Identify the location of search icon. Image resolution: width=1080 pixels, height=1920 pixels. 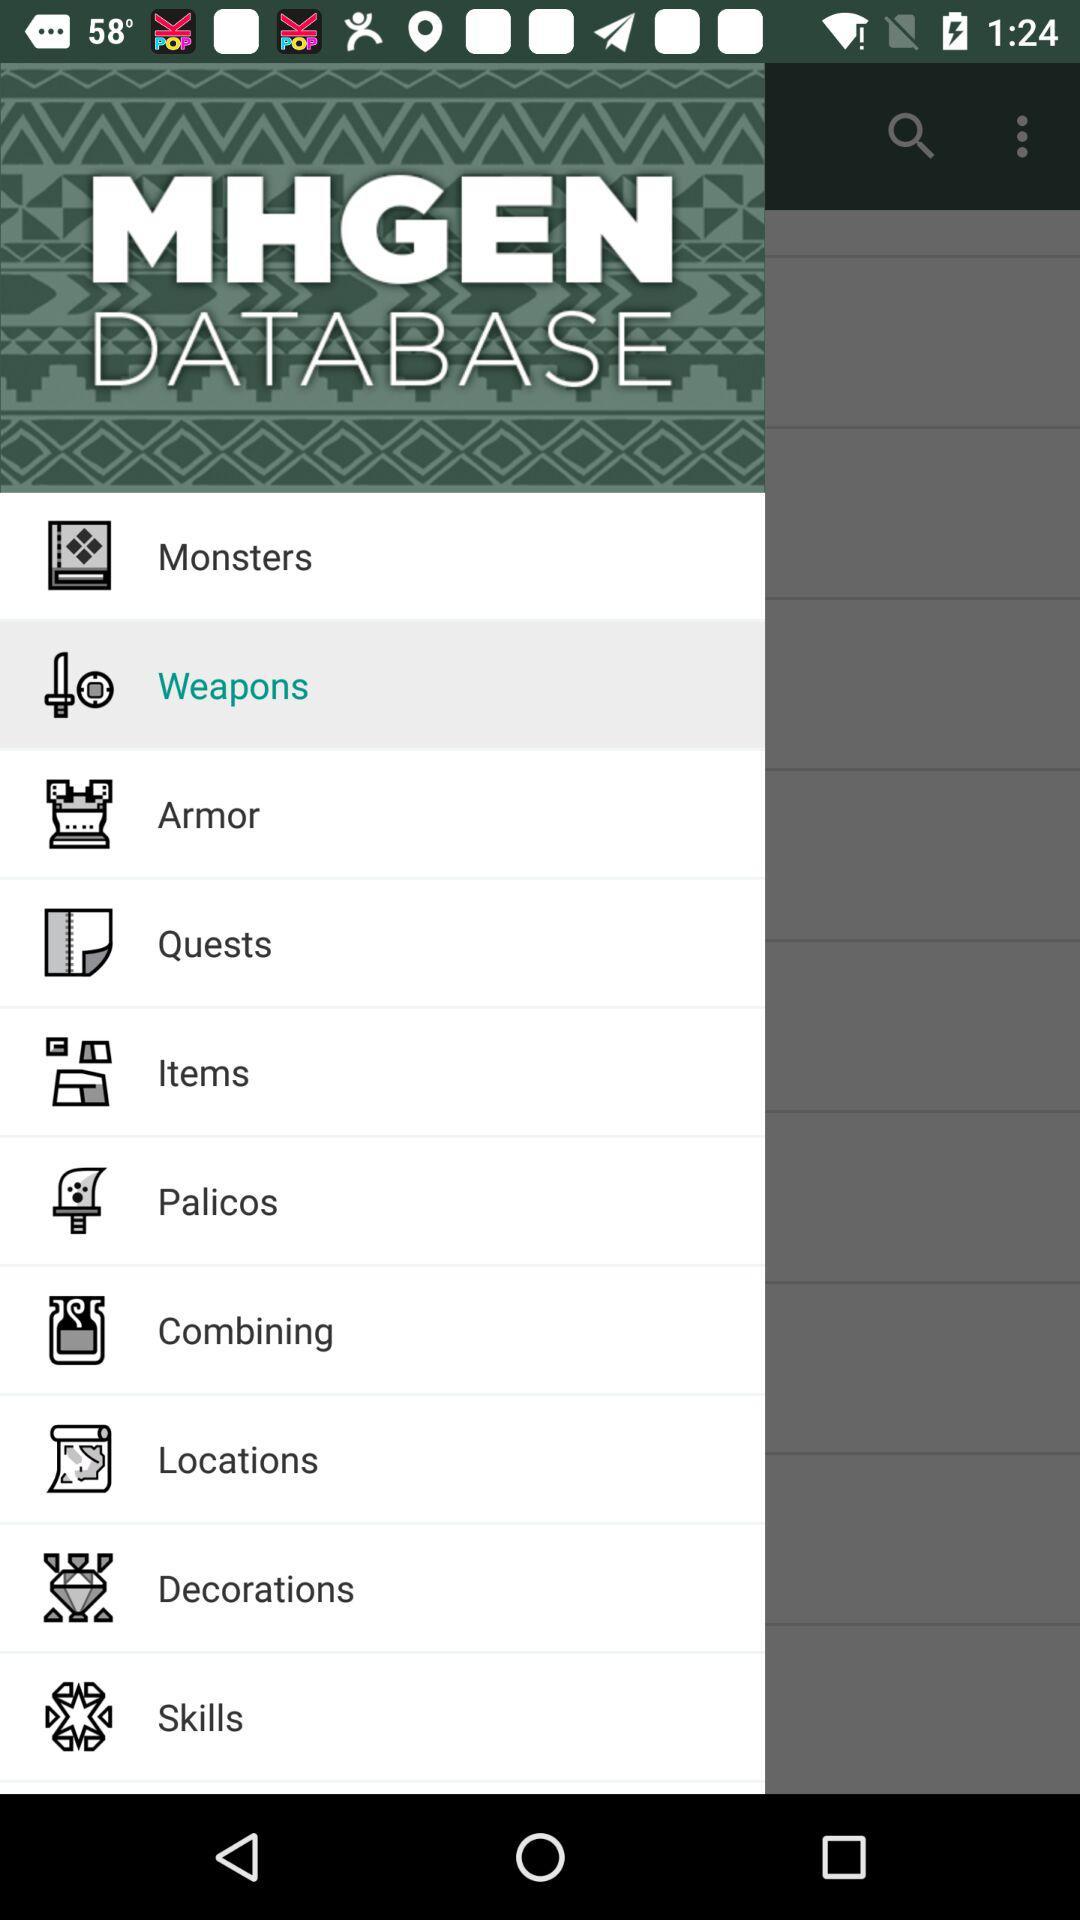
(911, 136).